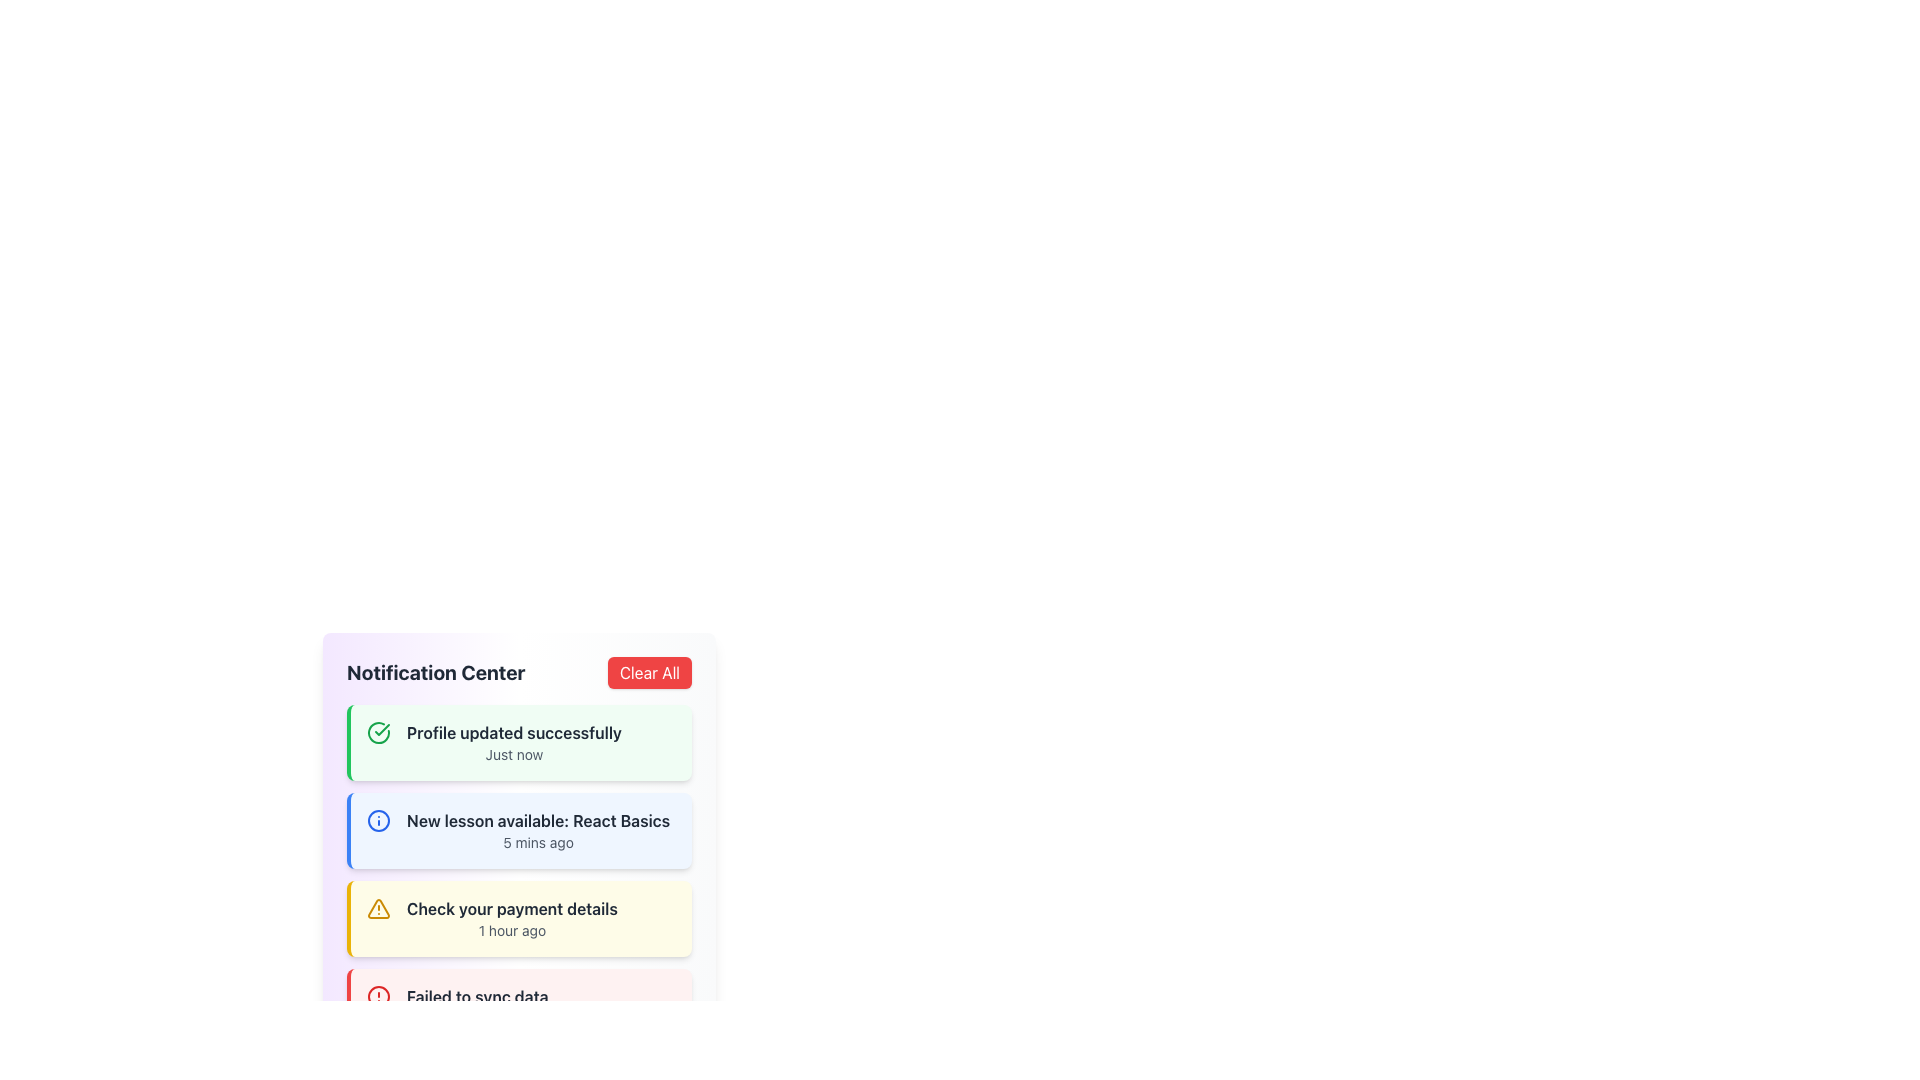  What do you see at coordinates (519, 874) in the screenshot?
I see `notifications from the vertically arranged list of notification cards located in the Notification Center, positioned centrally and above the Clear All button` at bounding box center [519, 874].